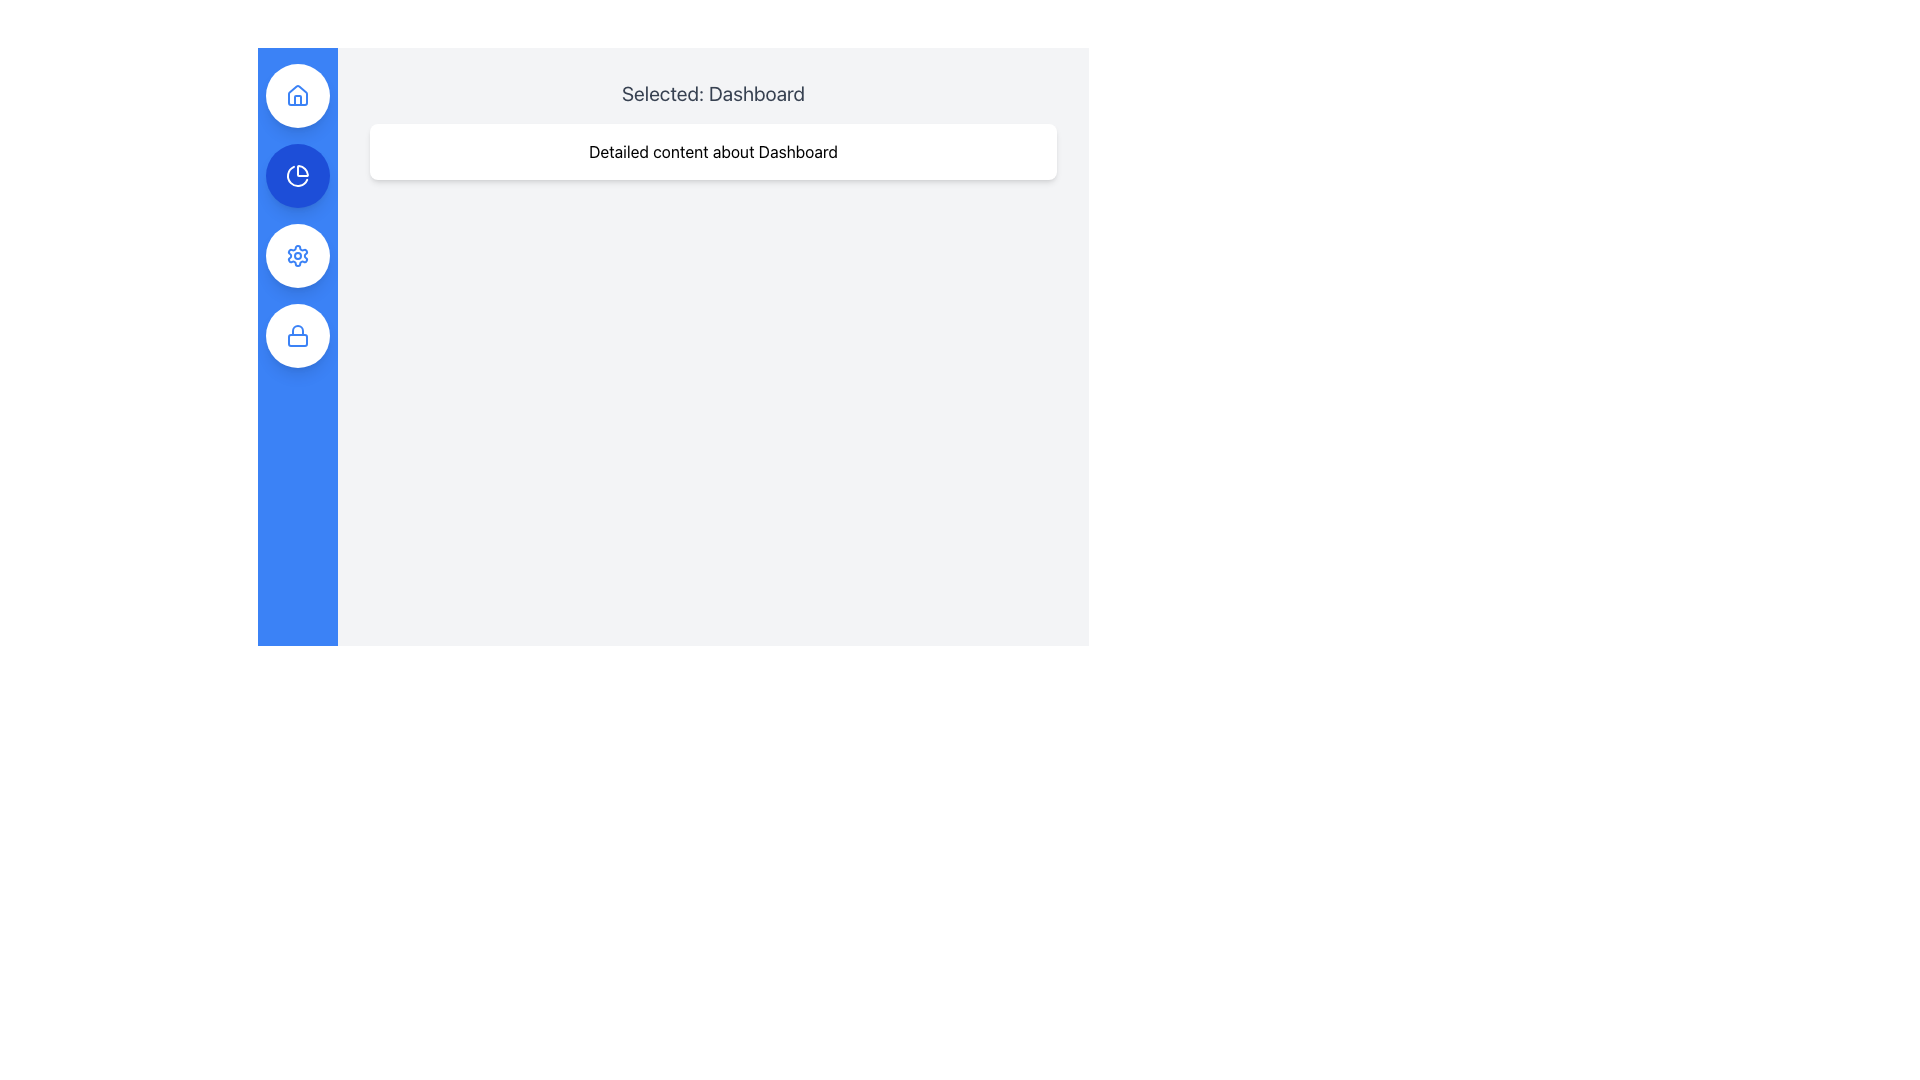  Describe the element at coordinates (713, 93) in the screenshot. I see `the text label displaying 'Selected: Dashboard' in a large, gray font, located at the top of the main content area` at that location.